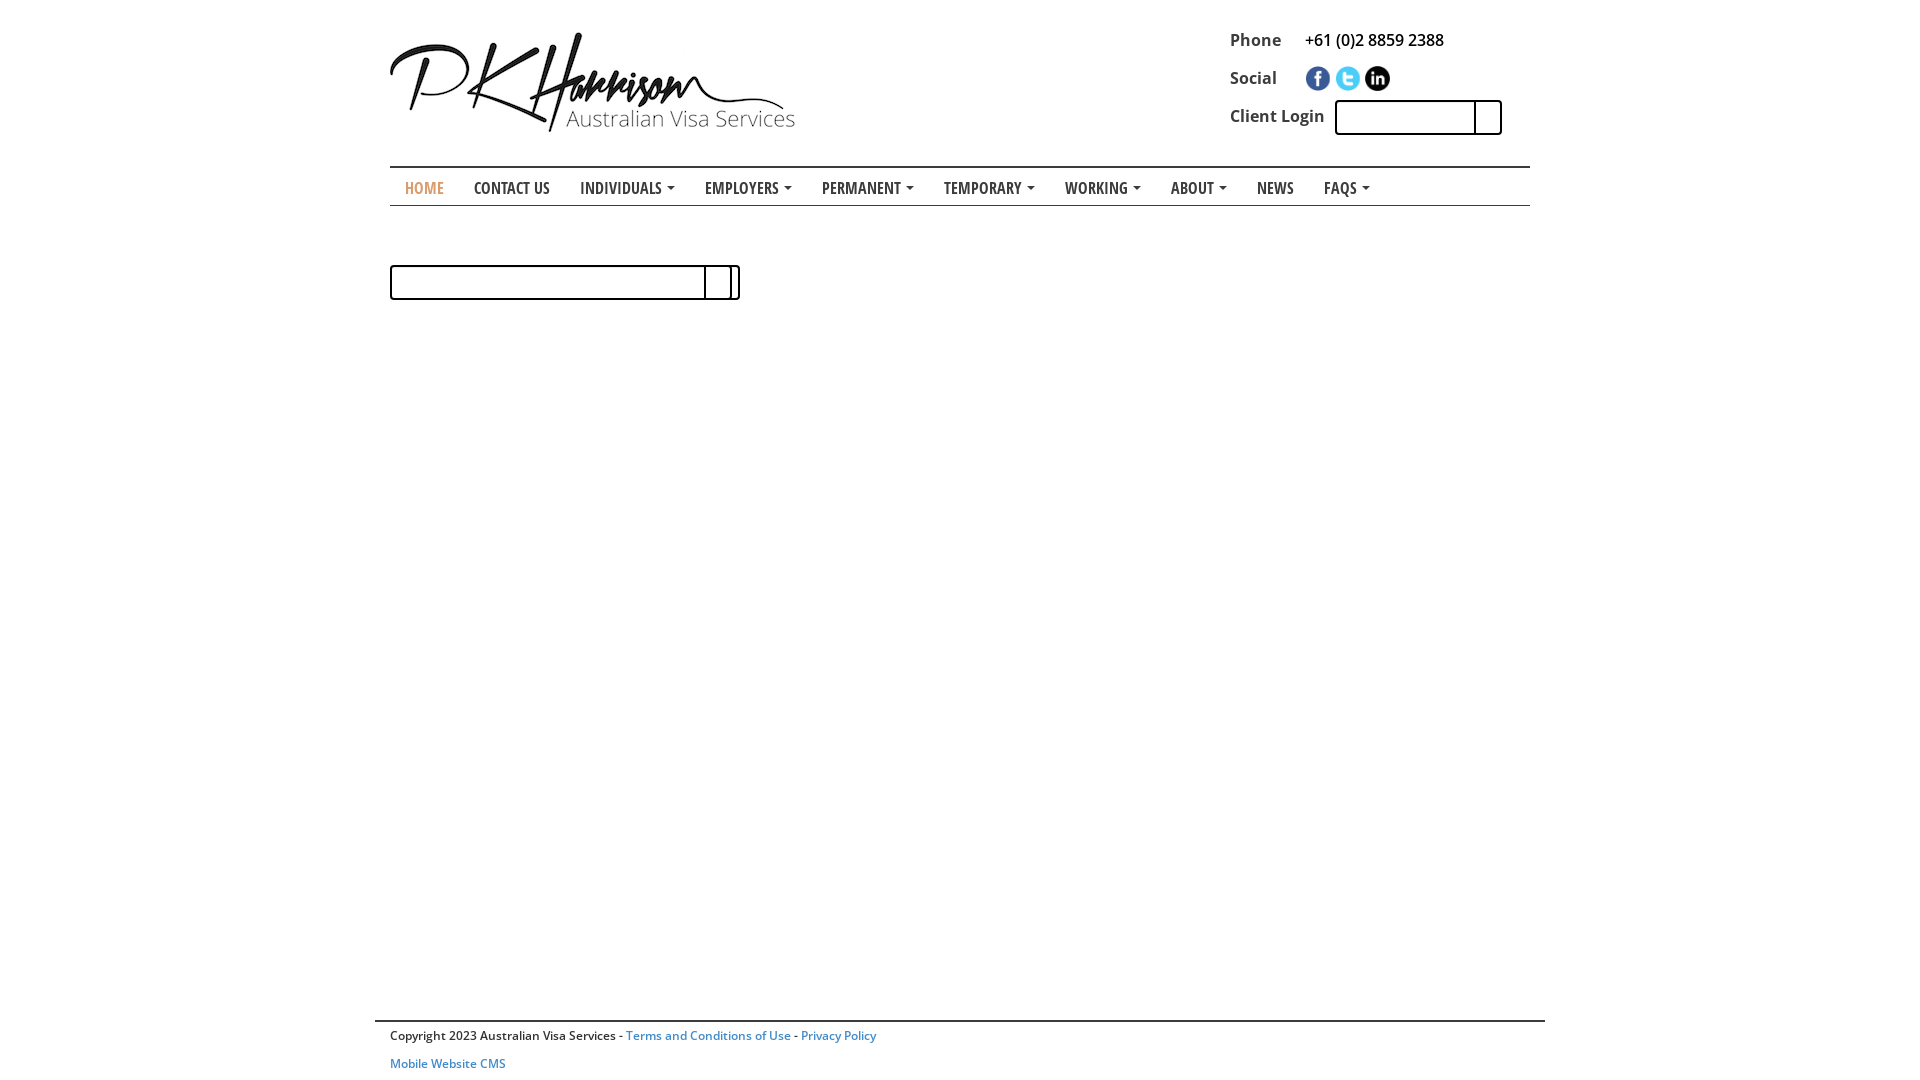 The width and height of the screenshot is (1920, 1080). I want to click on 'HOME', so click(423, 186).